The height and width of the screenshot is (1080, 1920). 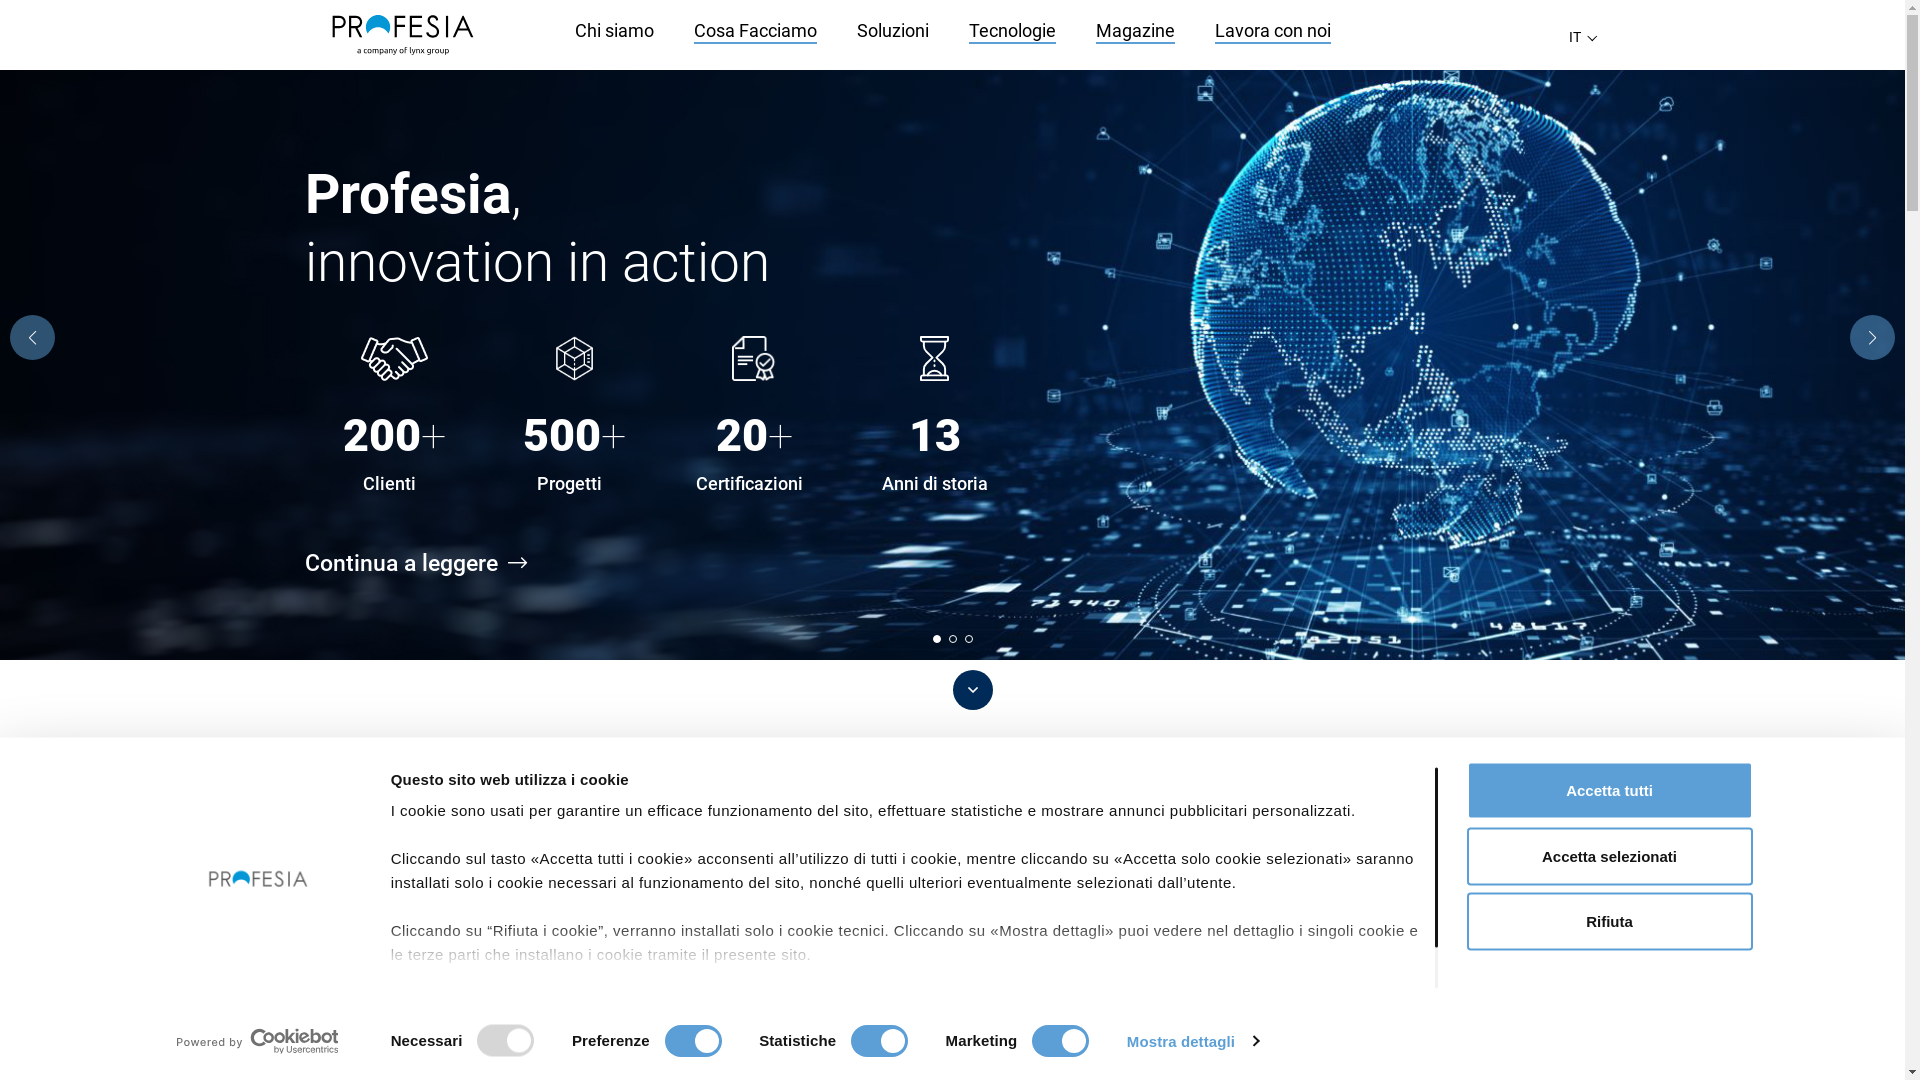 What do you see at coordinates (891, 30) in the screenshot?
I see `'Soluzioni'` at bounding box center [891, 30].